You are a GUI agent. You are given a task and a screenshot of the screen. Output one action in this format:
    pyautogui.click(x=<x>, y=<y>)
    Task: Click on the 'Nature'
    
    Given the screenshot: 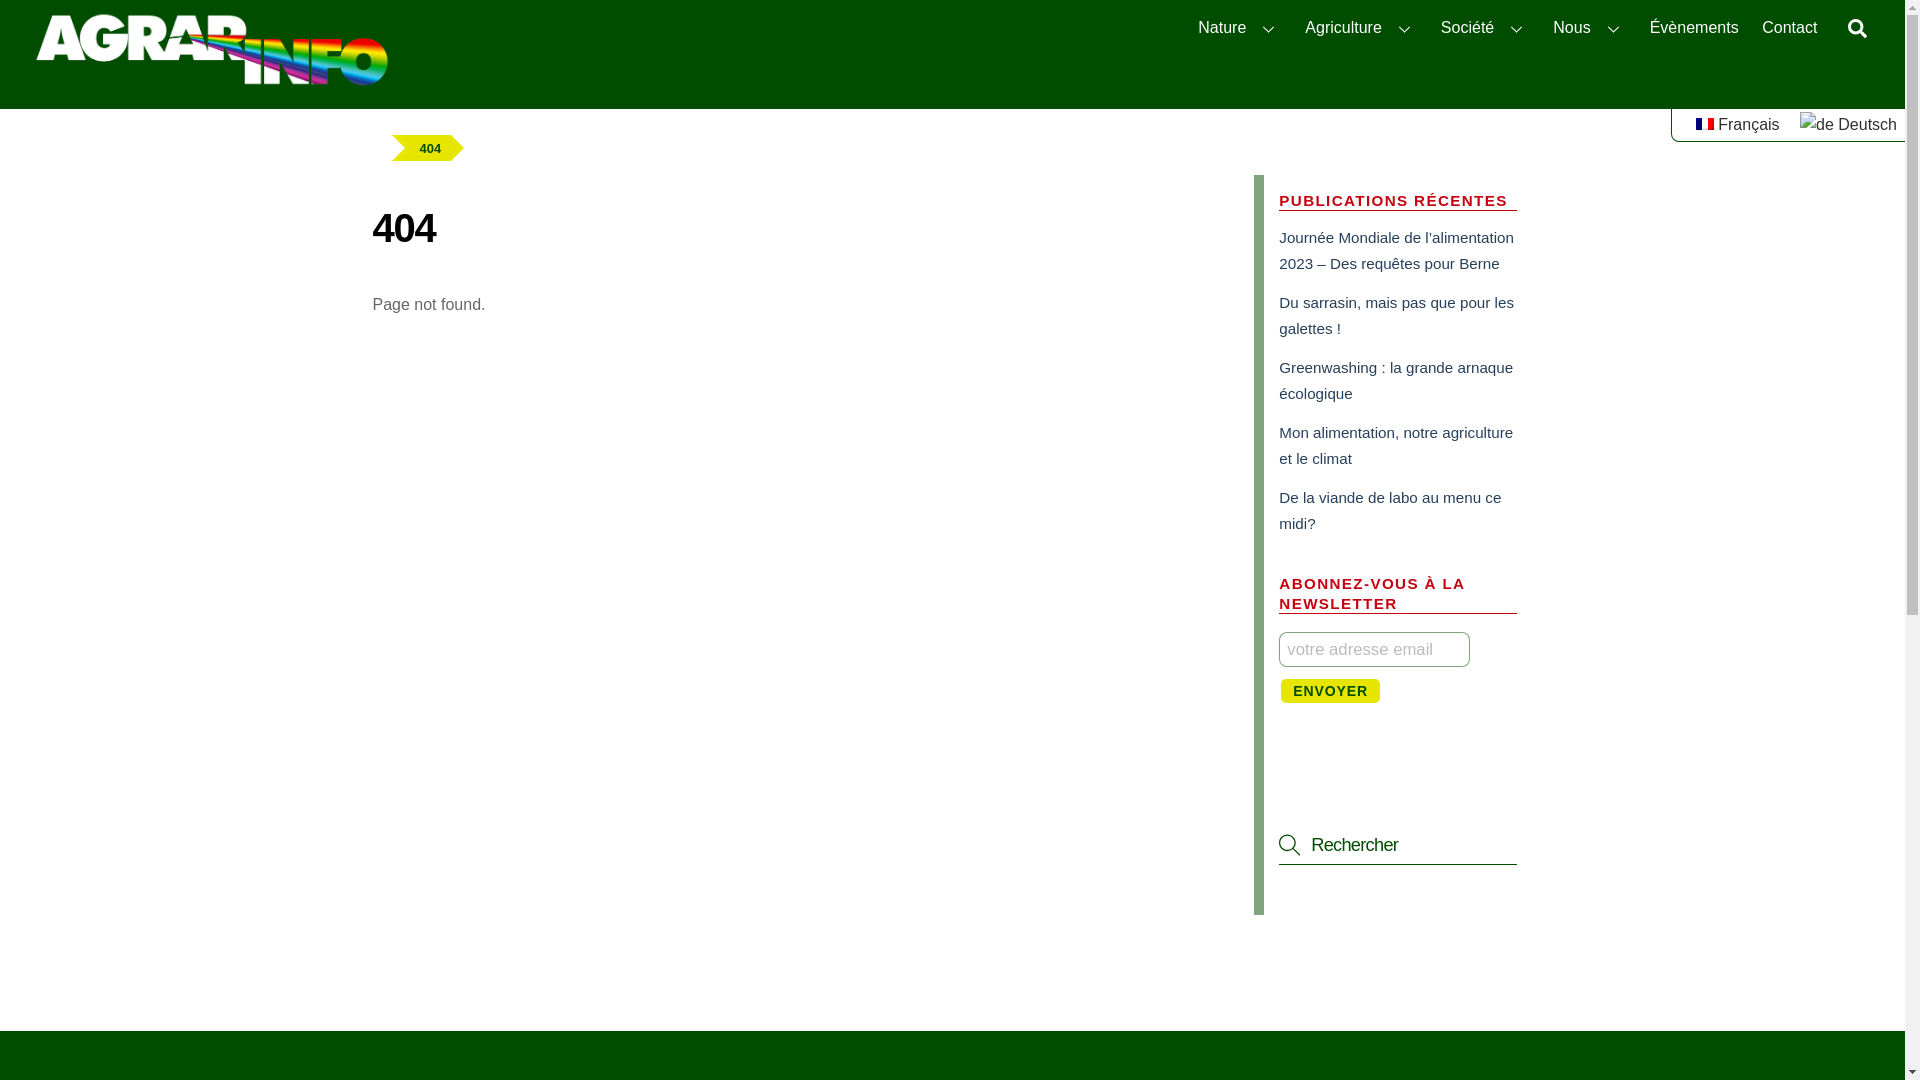 What is the action you would take?
    pyautogui.click(x=1239, y=27)
    